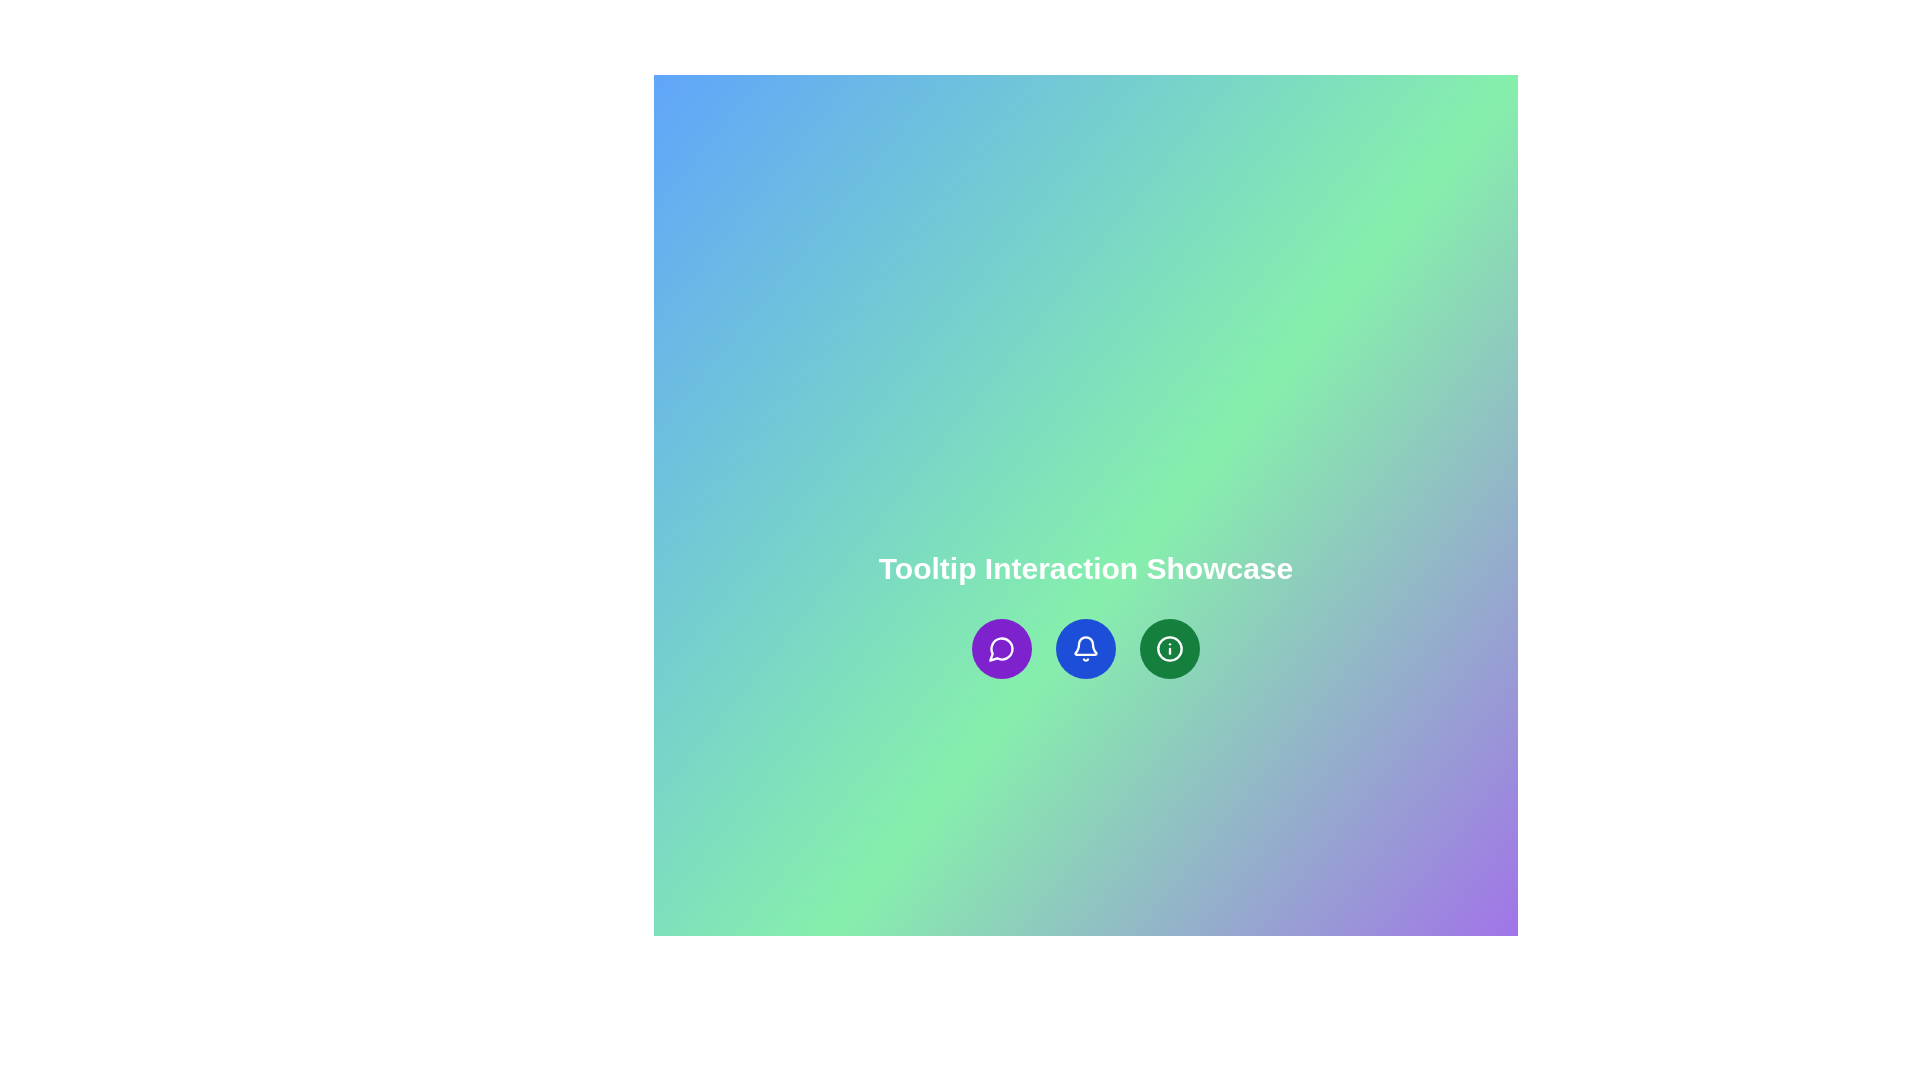  What do you see at coordinates (1001, 649) in the screenshot?
I see `the leftmost purple icon in the icon set below the 'Tooltip Interaction Showcase' label` at bounding box center [1001, 649].